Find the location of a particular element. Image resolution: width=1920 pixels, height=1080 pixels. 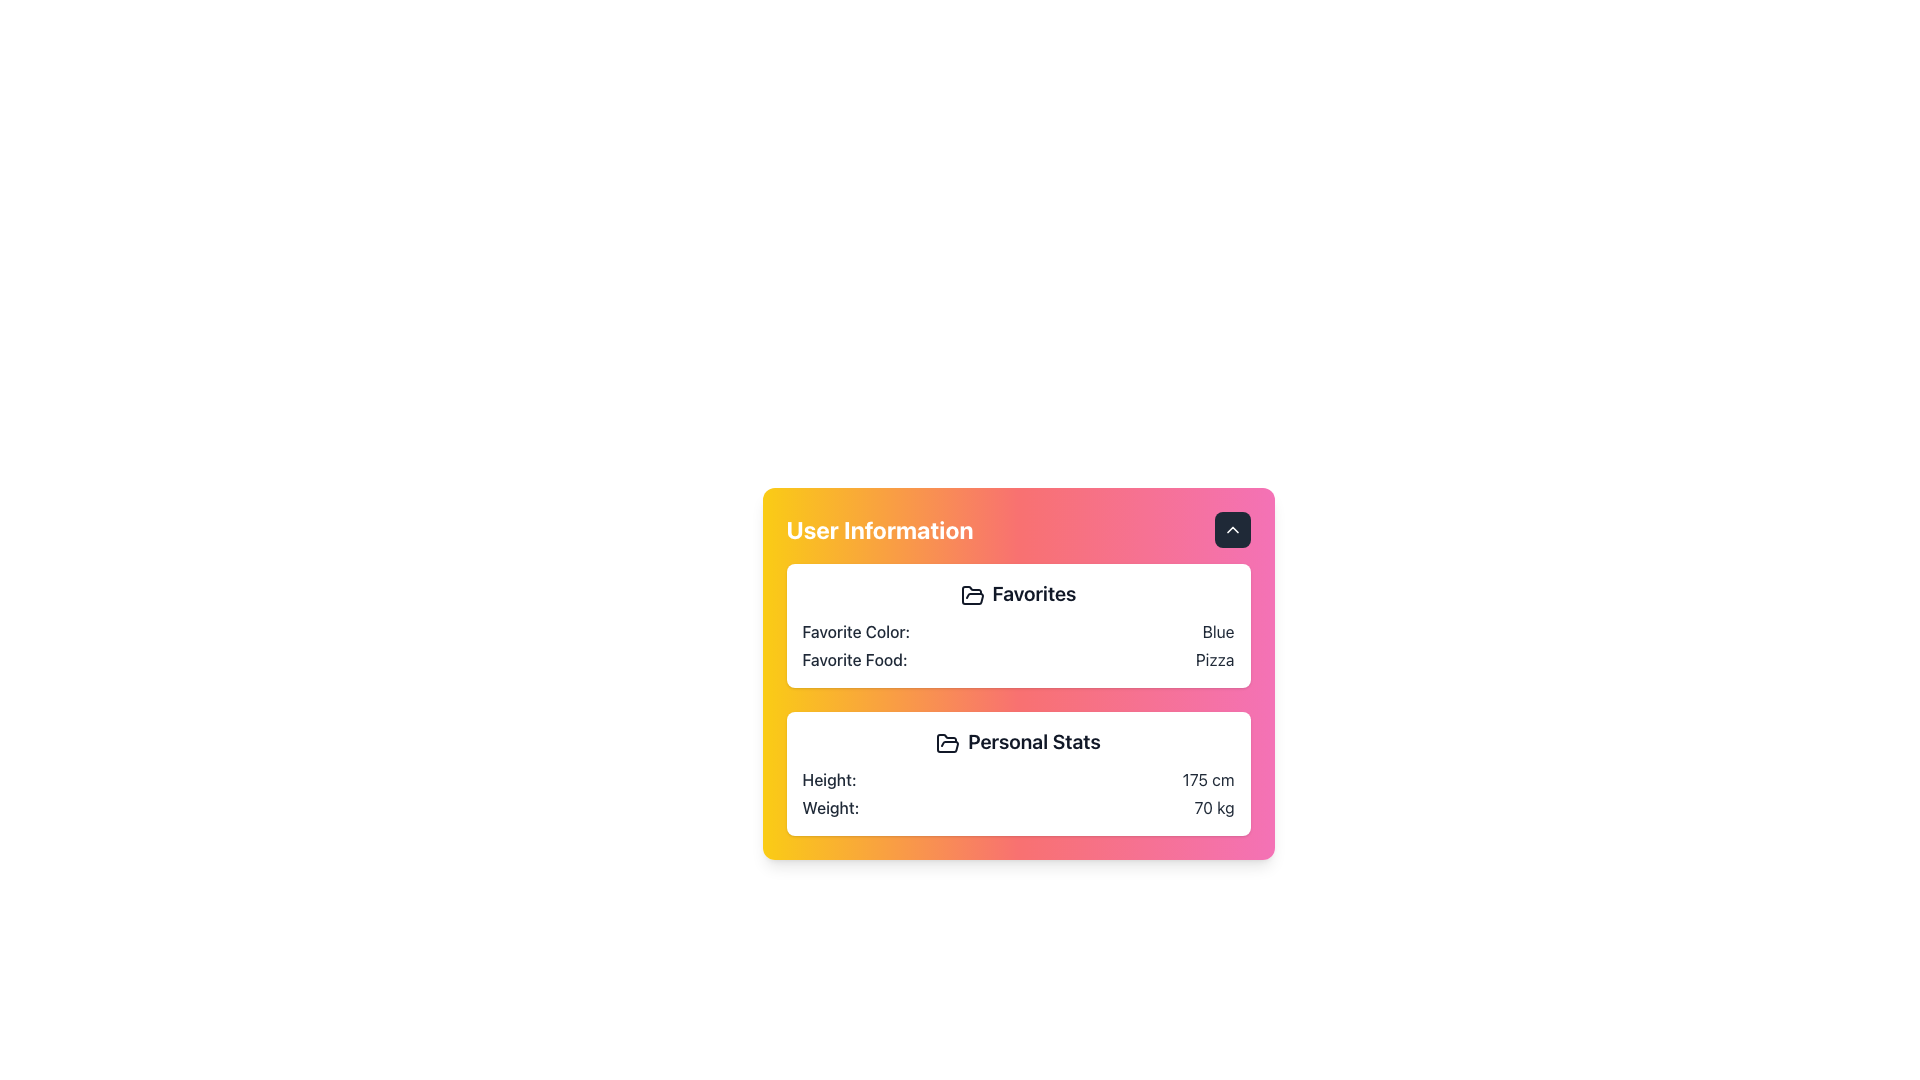

the Information Card that displays personal statistics, specifically height and weight, located in the lower section of the main card below the 'Favorites' section is located at coordinates (1018, 773).